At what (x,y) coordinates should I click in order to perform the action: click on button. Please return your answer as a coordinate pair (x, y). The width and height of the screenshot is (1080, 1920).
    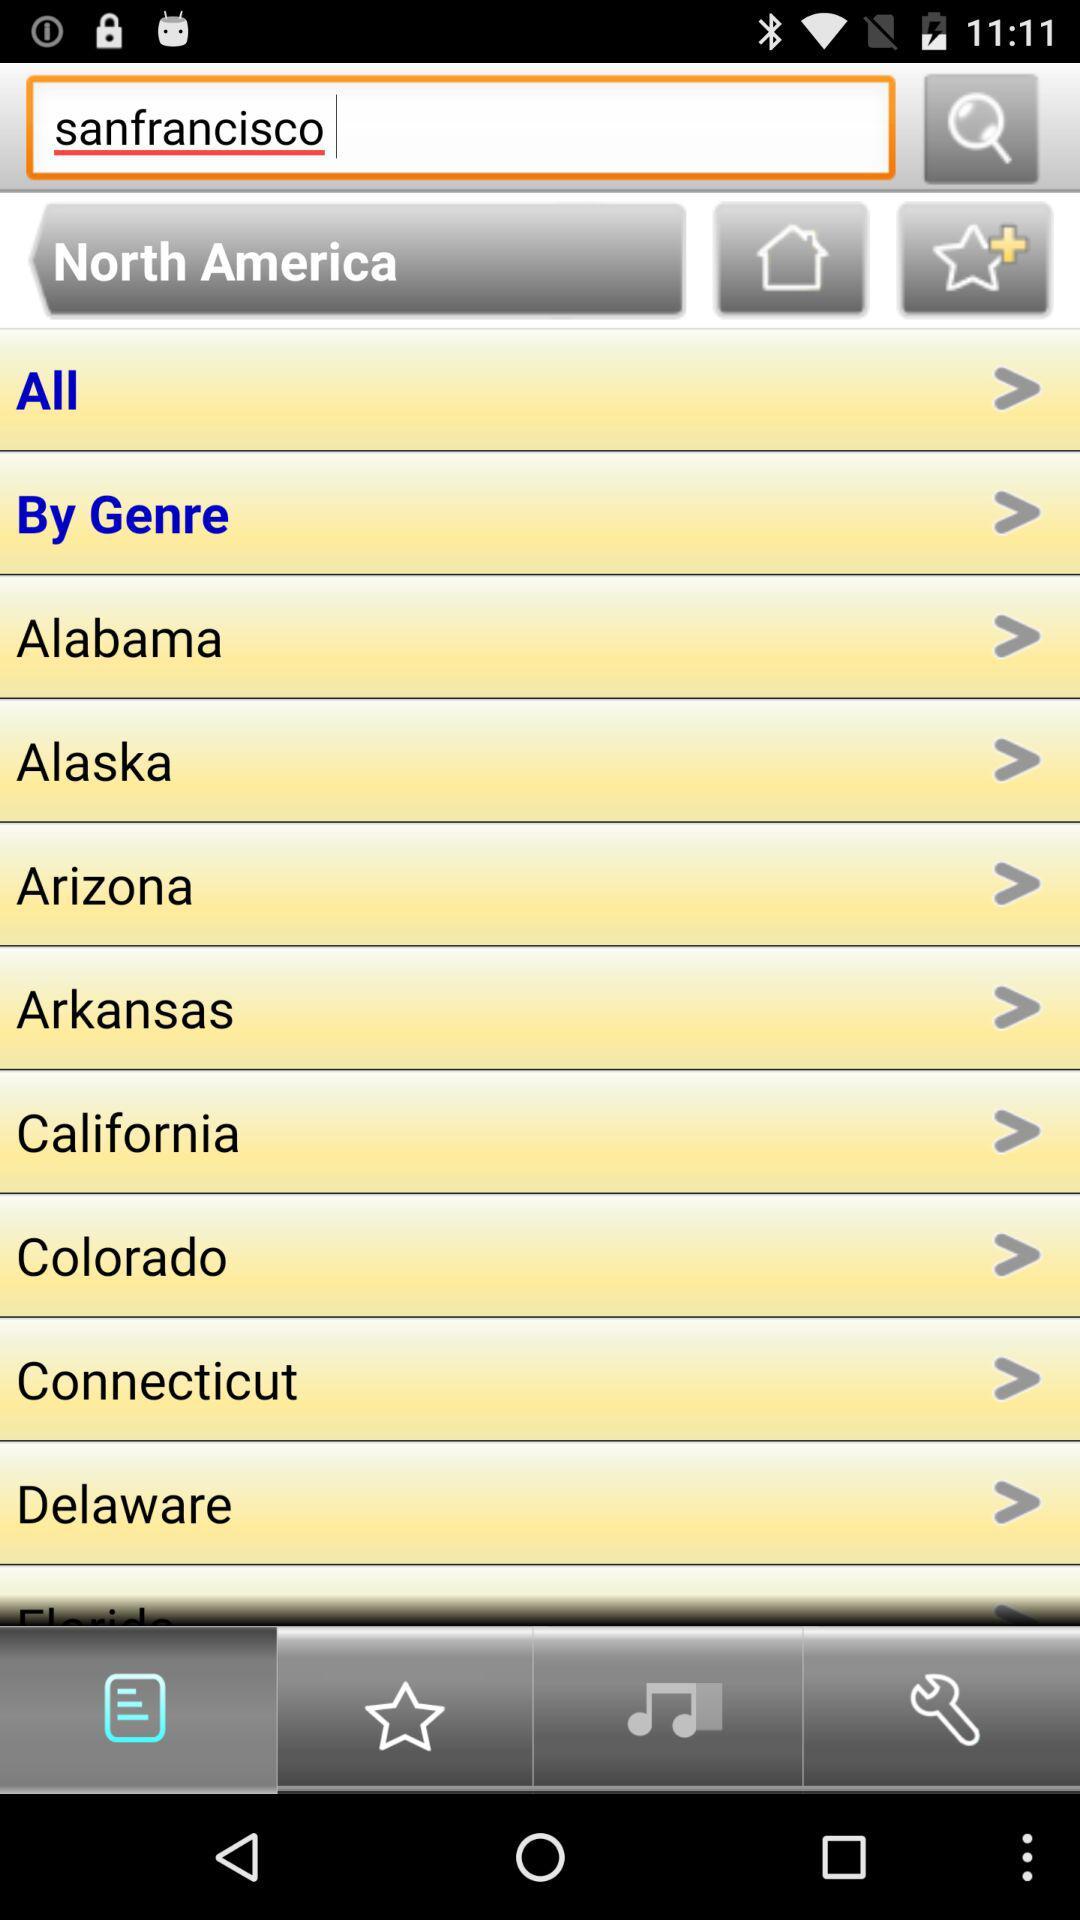
    Looking at the image, I should click on (974, 259).